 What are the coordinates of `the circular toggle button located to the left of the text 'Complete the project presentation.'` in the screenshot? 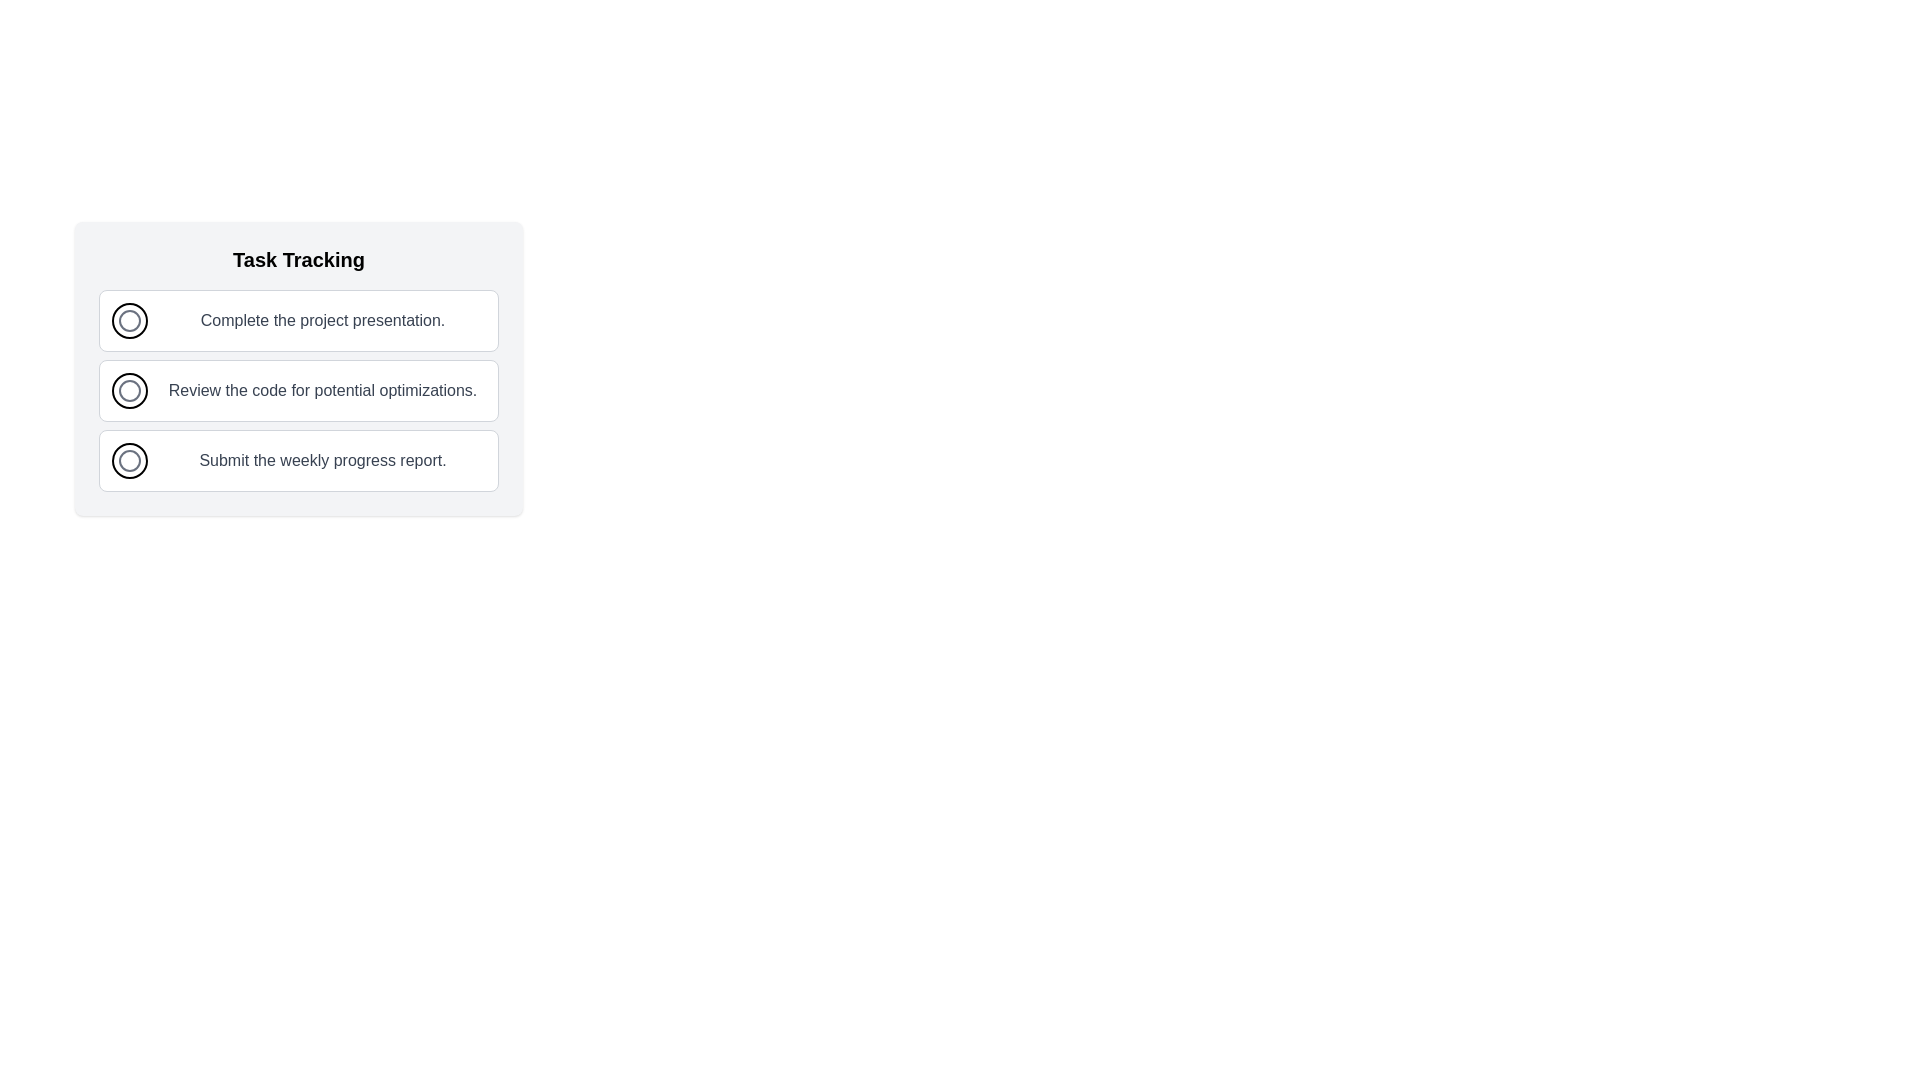 It's located at (128, 319).